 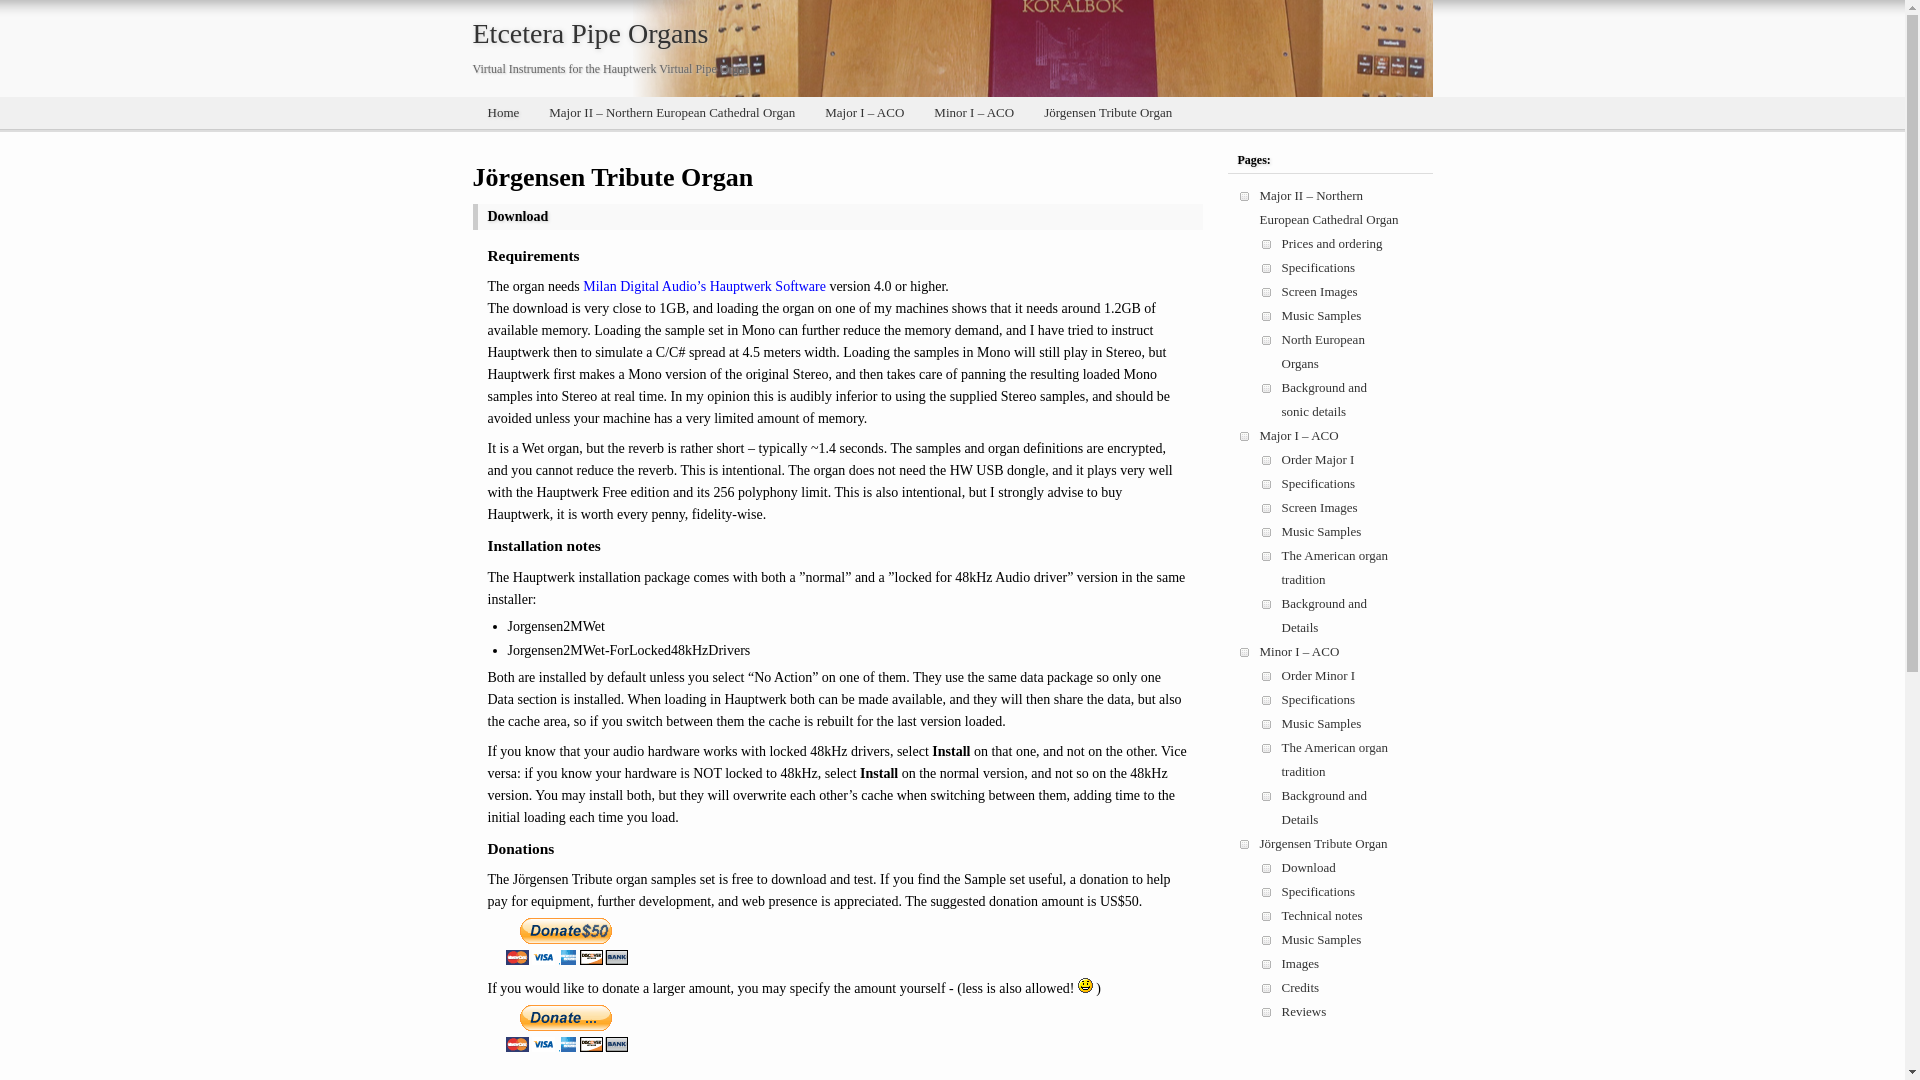 I want to click on 'Credits', so click(x=1300, y=986).